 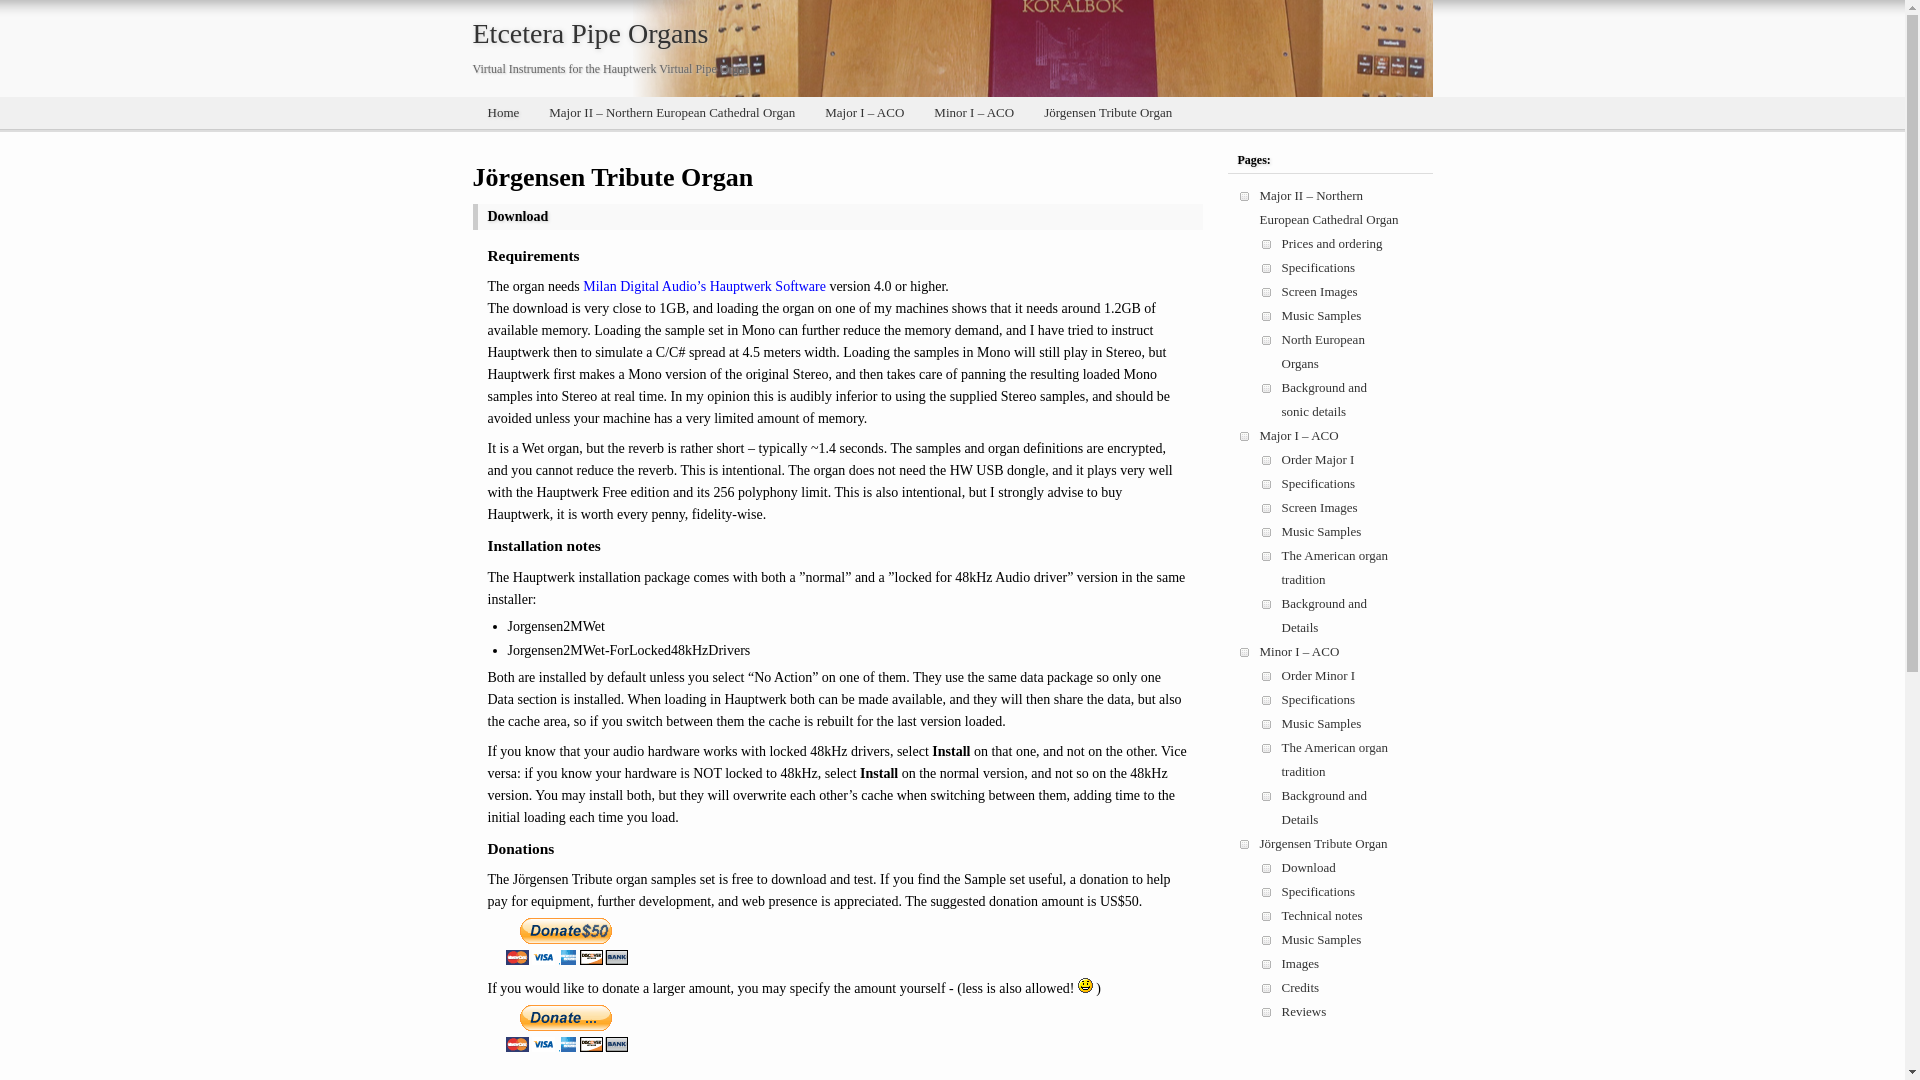 I want to click on 'Credits', so click(x=1300, y=986).